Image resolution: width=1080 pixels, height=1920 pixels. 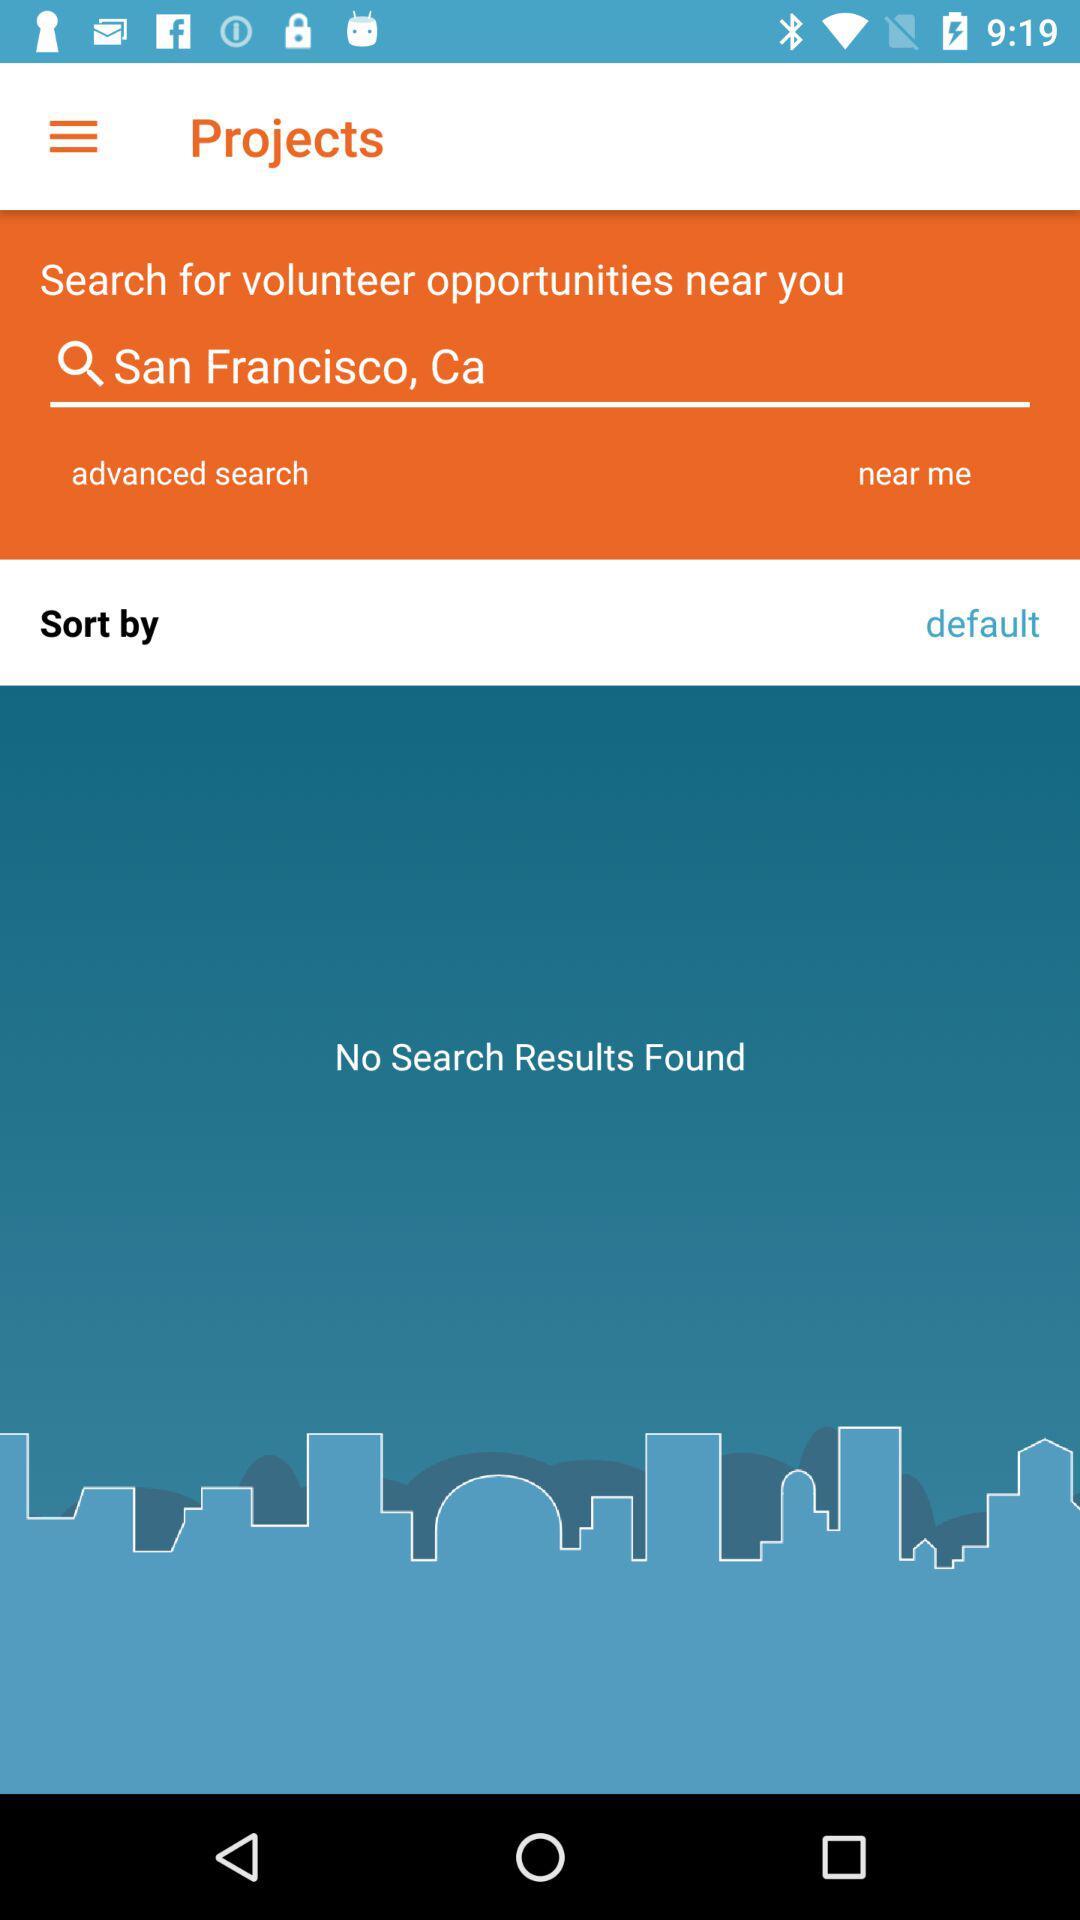 I want to click on item to the right of the advanced search item, so click(x=914, y=471).